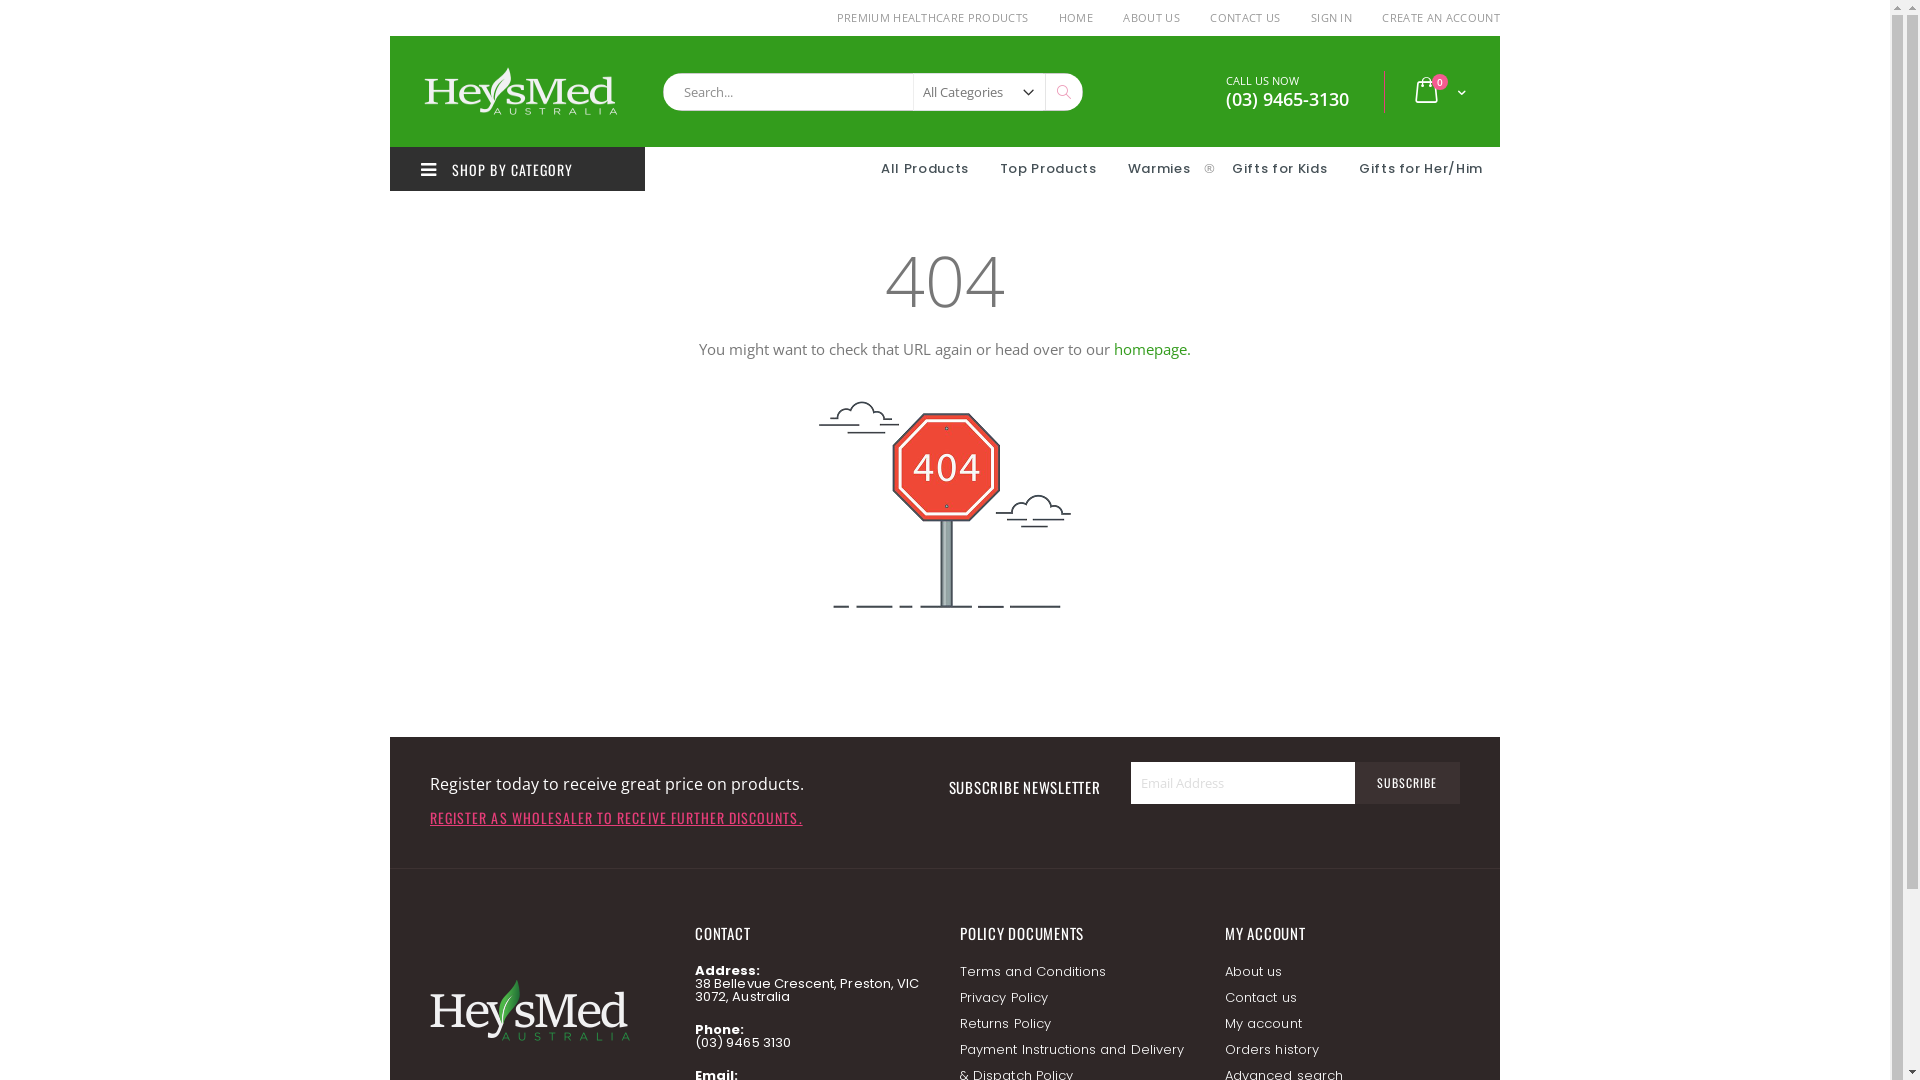 This screenshot has width=1920, height=1080. Describe the element at coordinates (1159, 167) in the screenshot. I see `'Warmies'` at that location.